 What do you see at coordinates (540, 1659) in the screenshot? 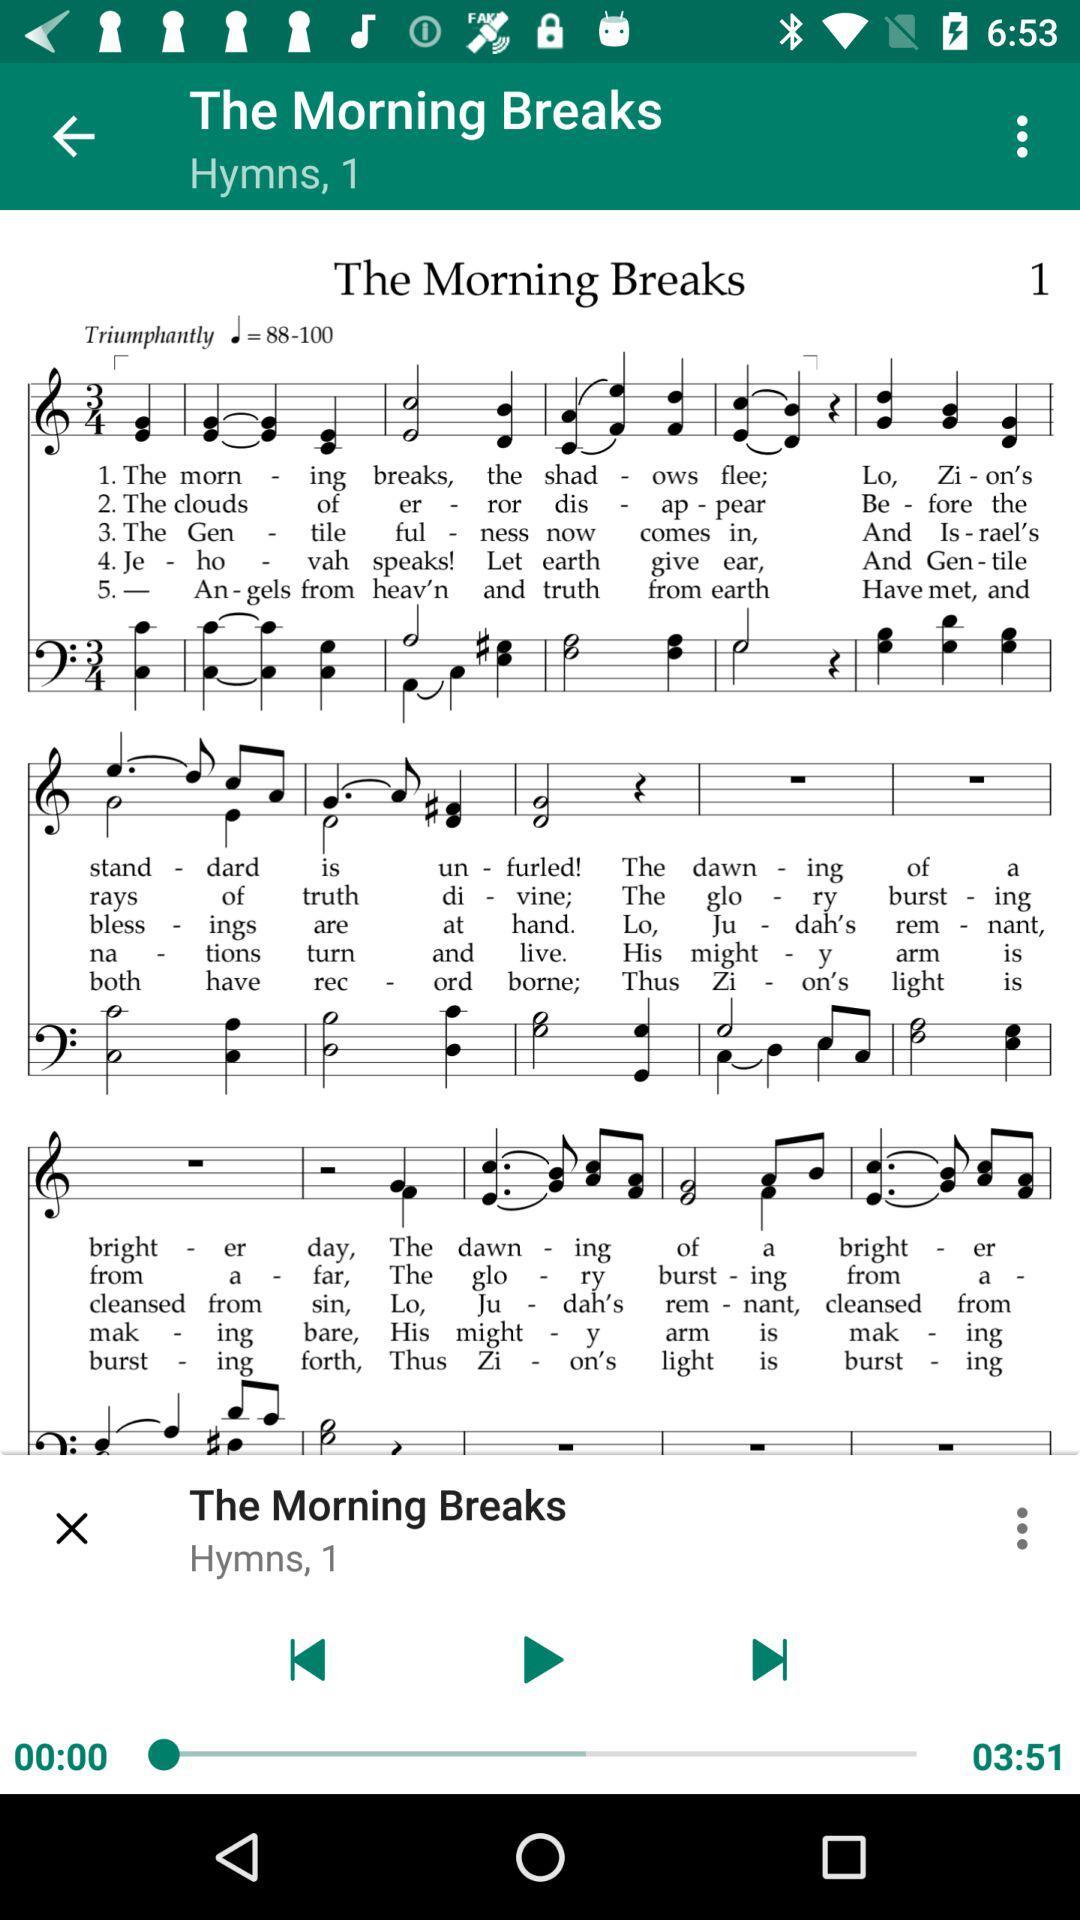
I see `the play icon` at bounding box center [540, 1659].